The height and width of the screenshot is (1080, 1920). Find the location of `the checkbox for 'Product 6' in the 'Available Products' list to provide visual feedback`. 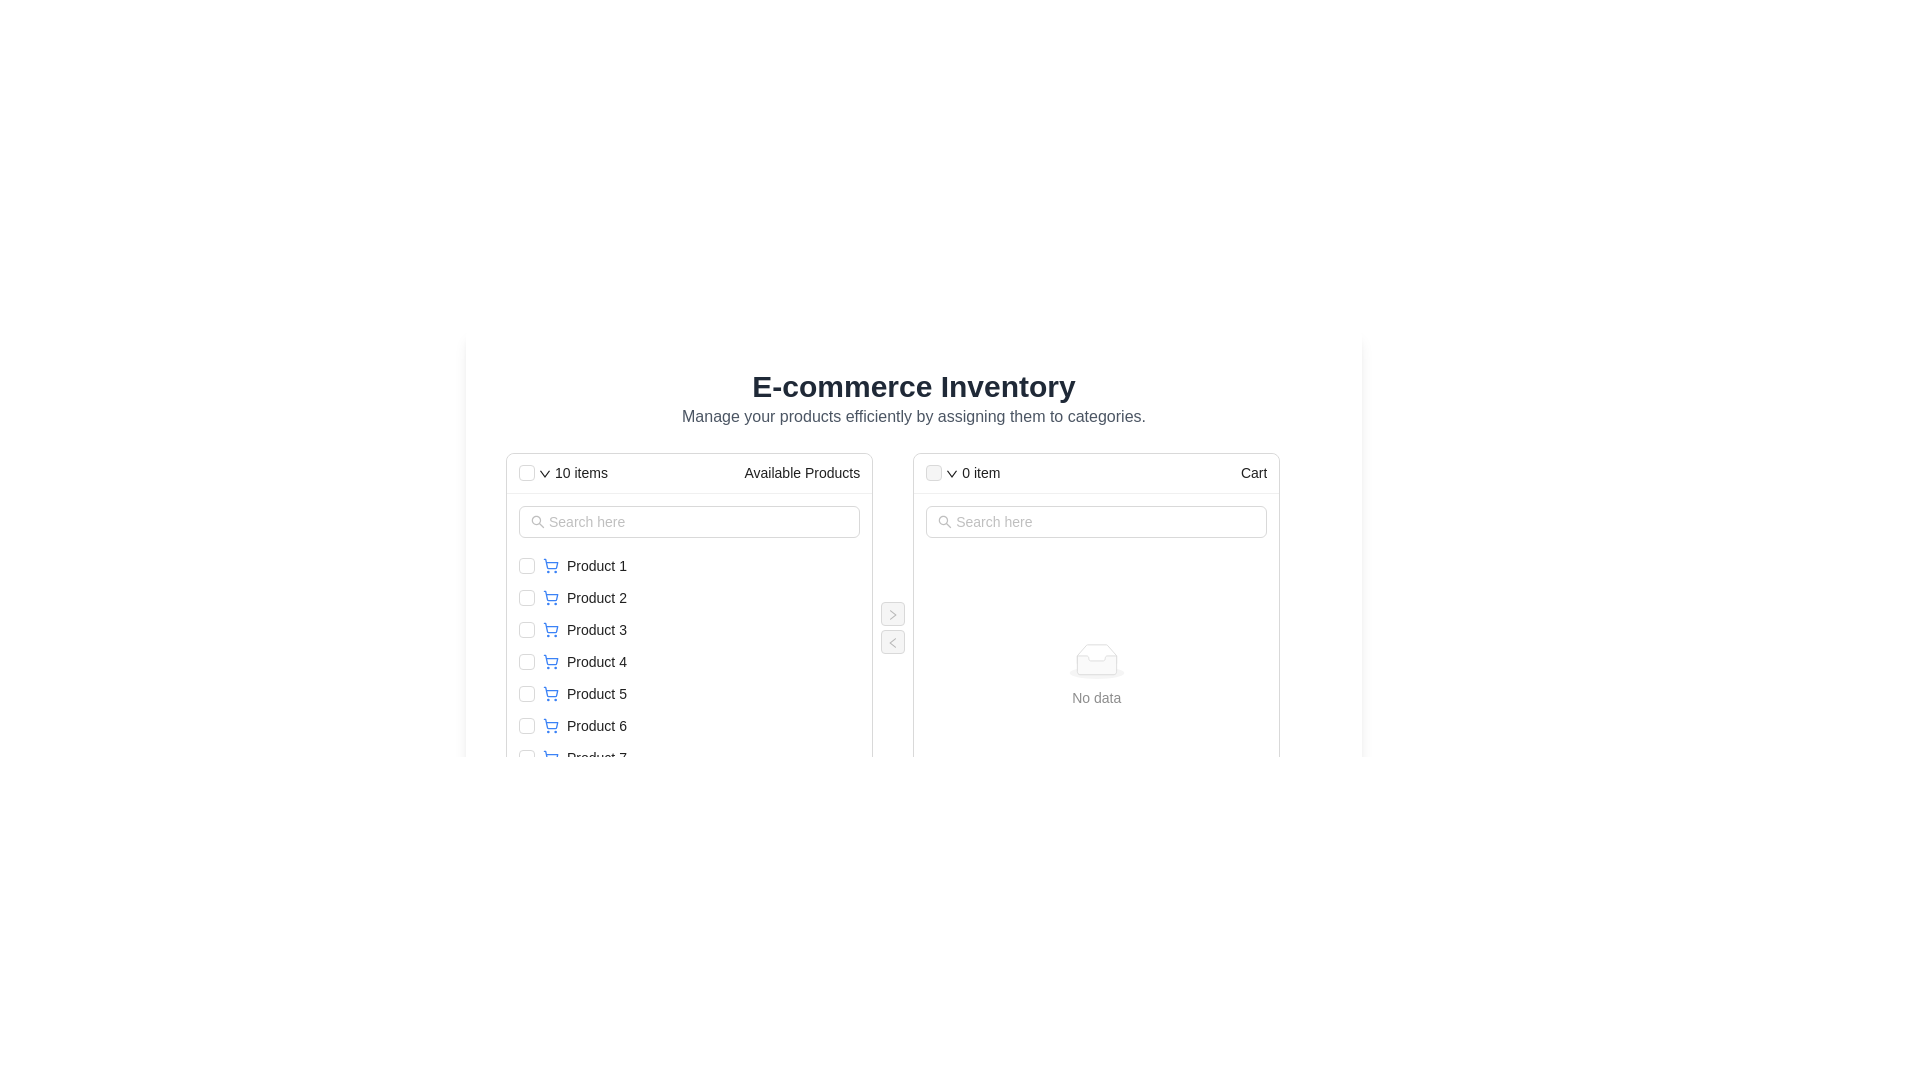

the checkbox for 'Product 6' in the 'Available Products' list to provide visual feedback is located at coordinates (527, 725).